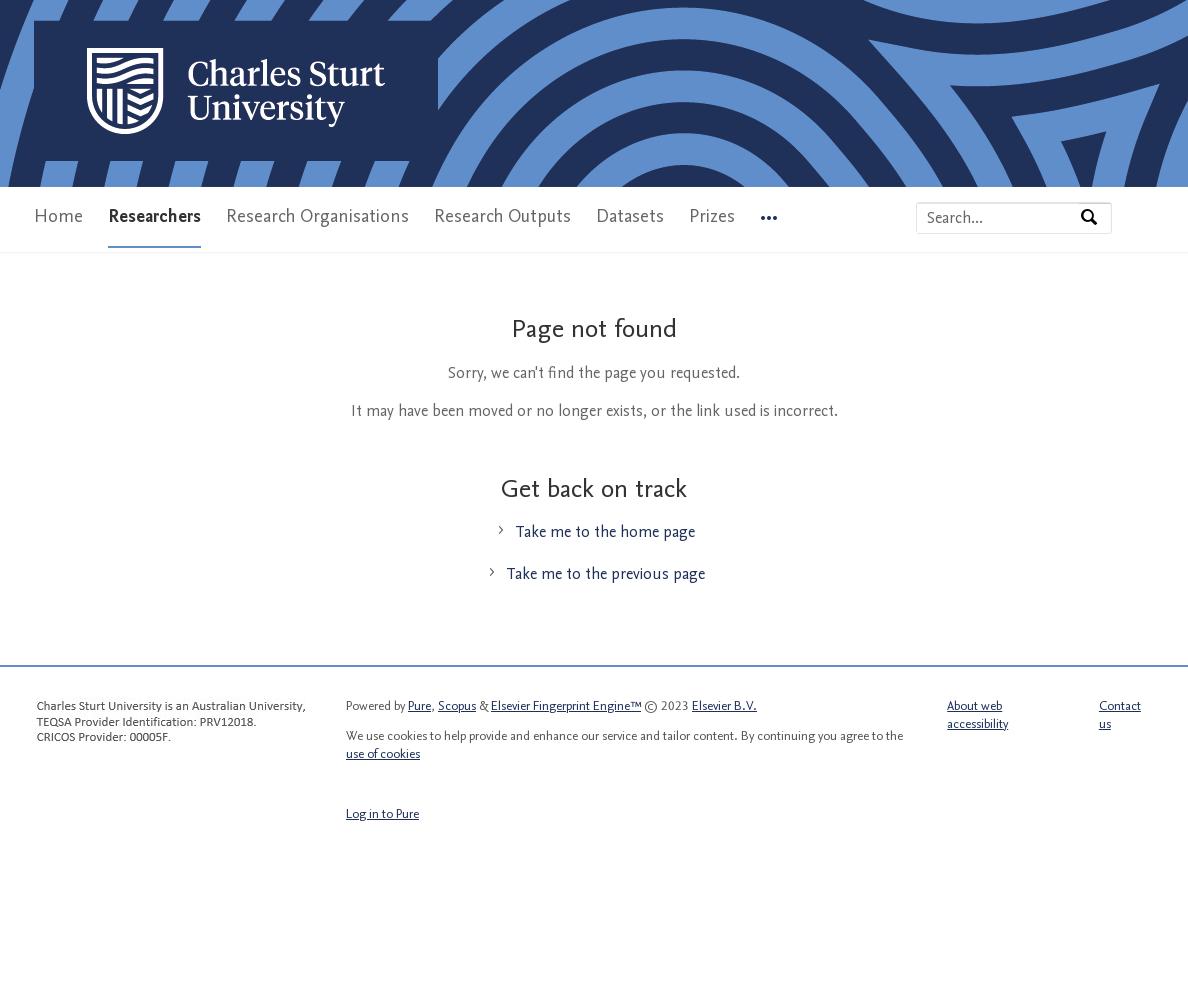 Image resolution: width=1188 pixels, height=1000 pixels. Describe the element at coordinates (376, 704) in the screenshot. I see `'Powered by'` at that location.